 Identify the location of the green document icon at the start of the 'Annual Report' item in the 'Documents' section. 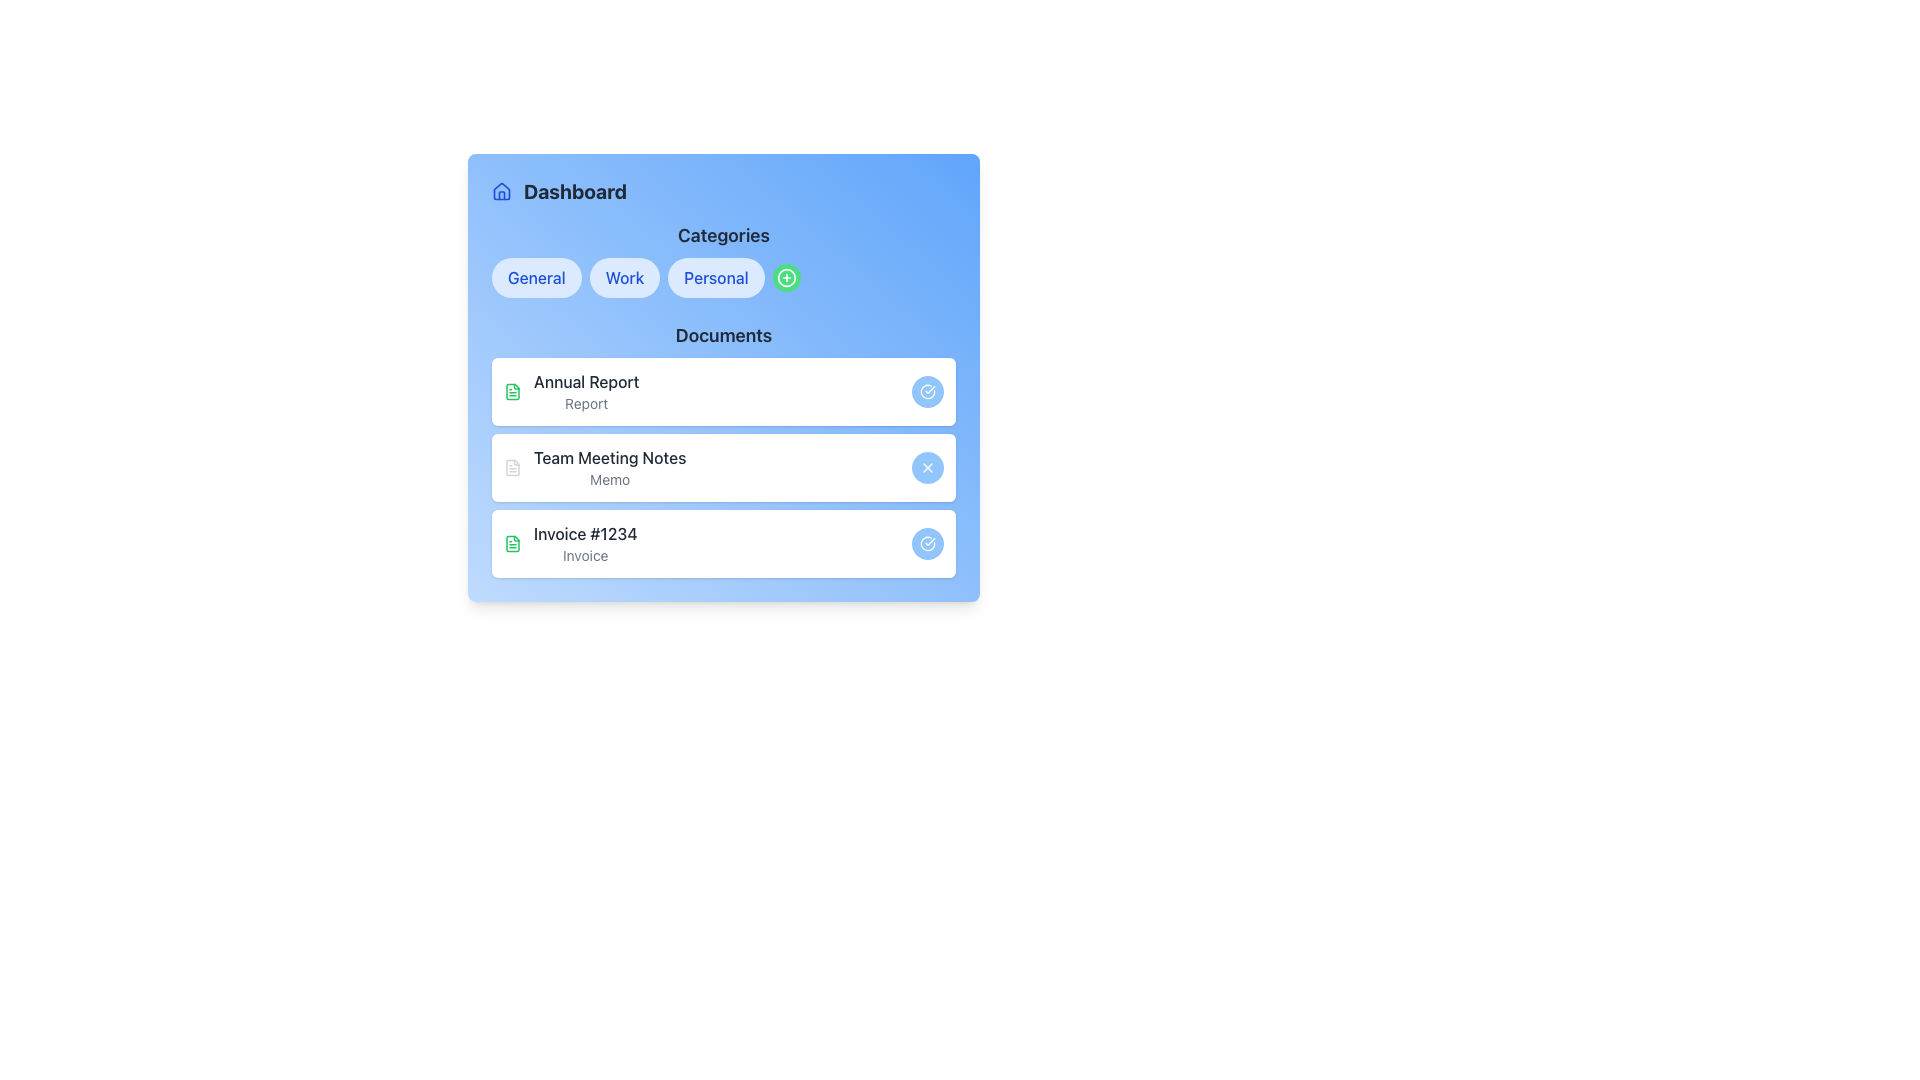
(513, 543).